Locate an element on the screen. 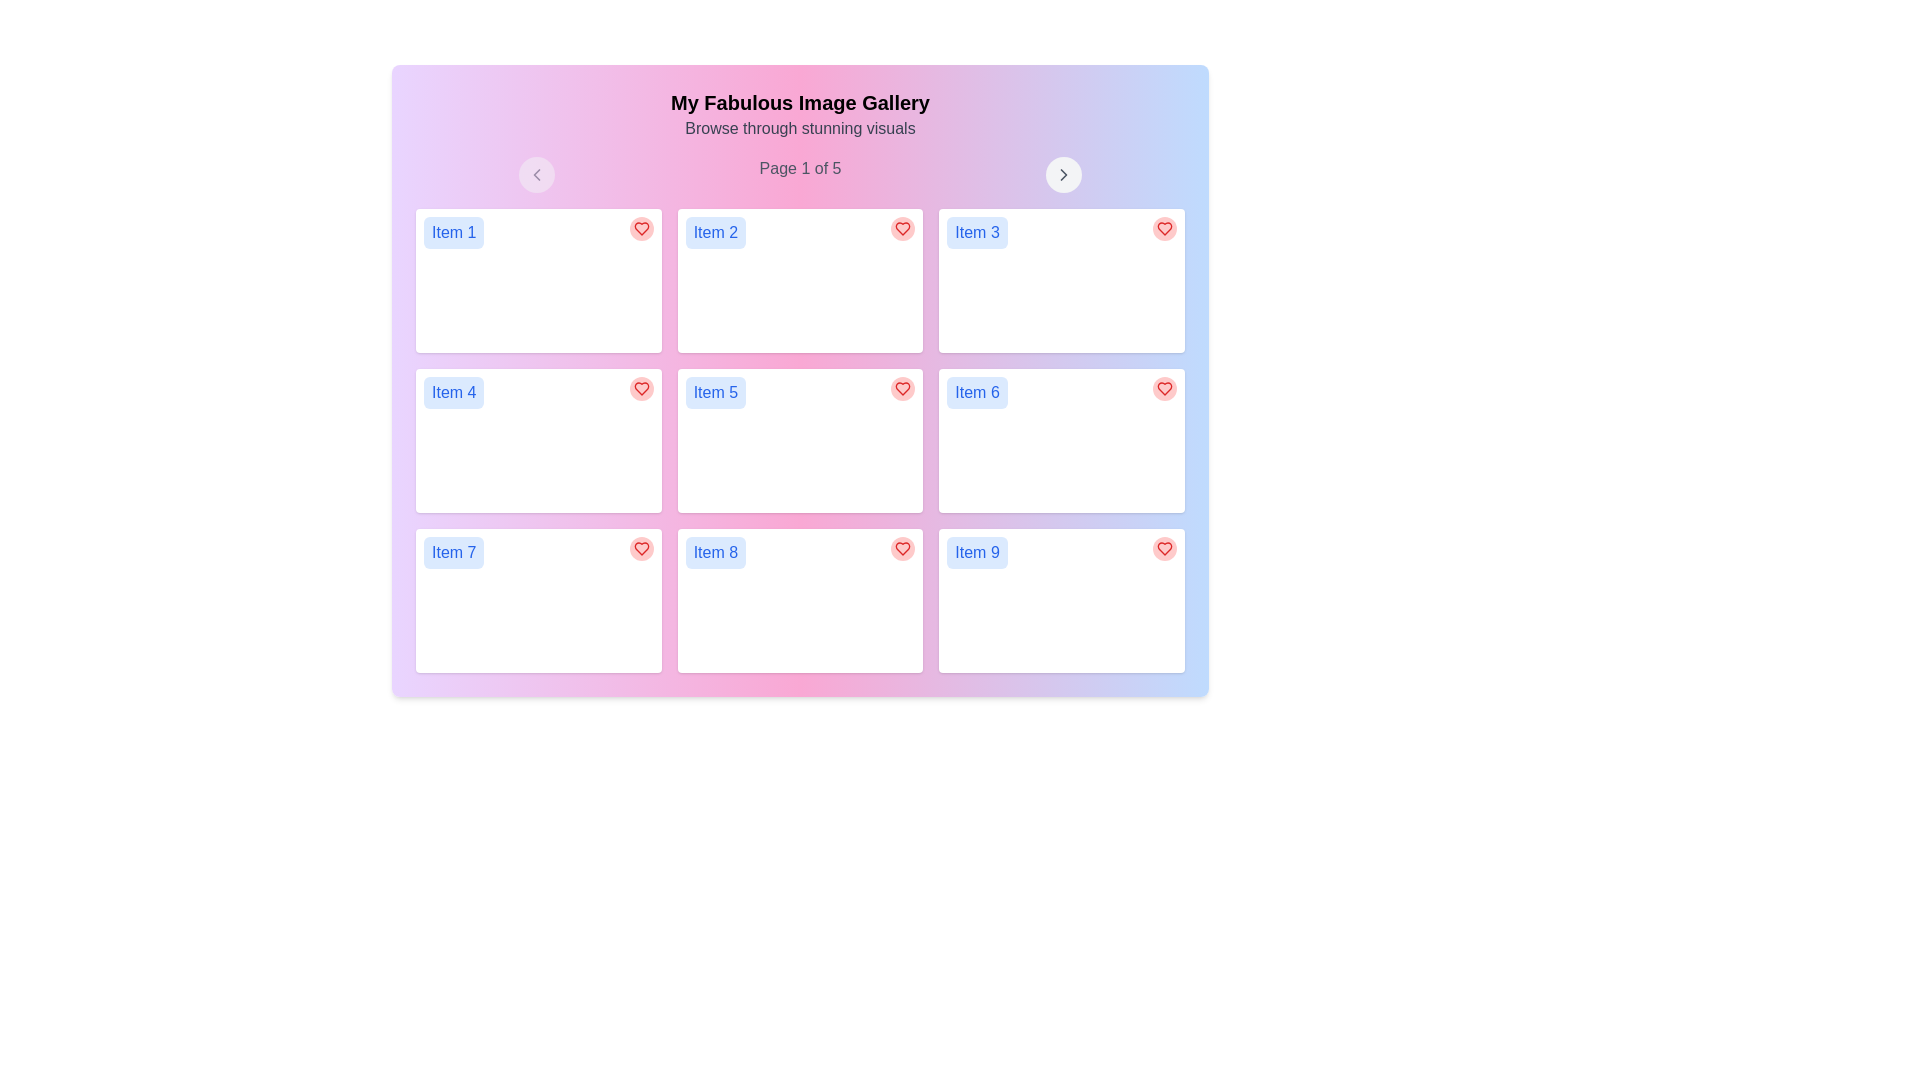 Image resolution: width=1920 pixels, height=1080 pixels. the first card in the 3x3 grid layout is located at coordinates (537, 281).